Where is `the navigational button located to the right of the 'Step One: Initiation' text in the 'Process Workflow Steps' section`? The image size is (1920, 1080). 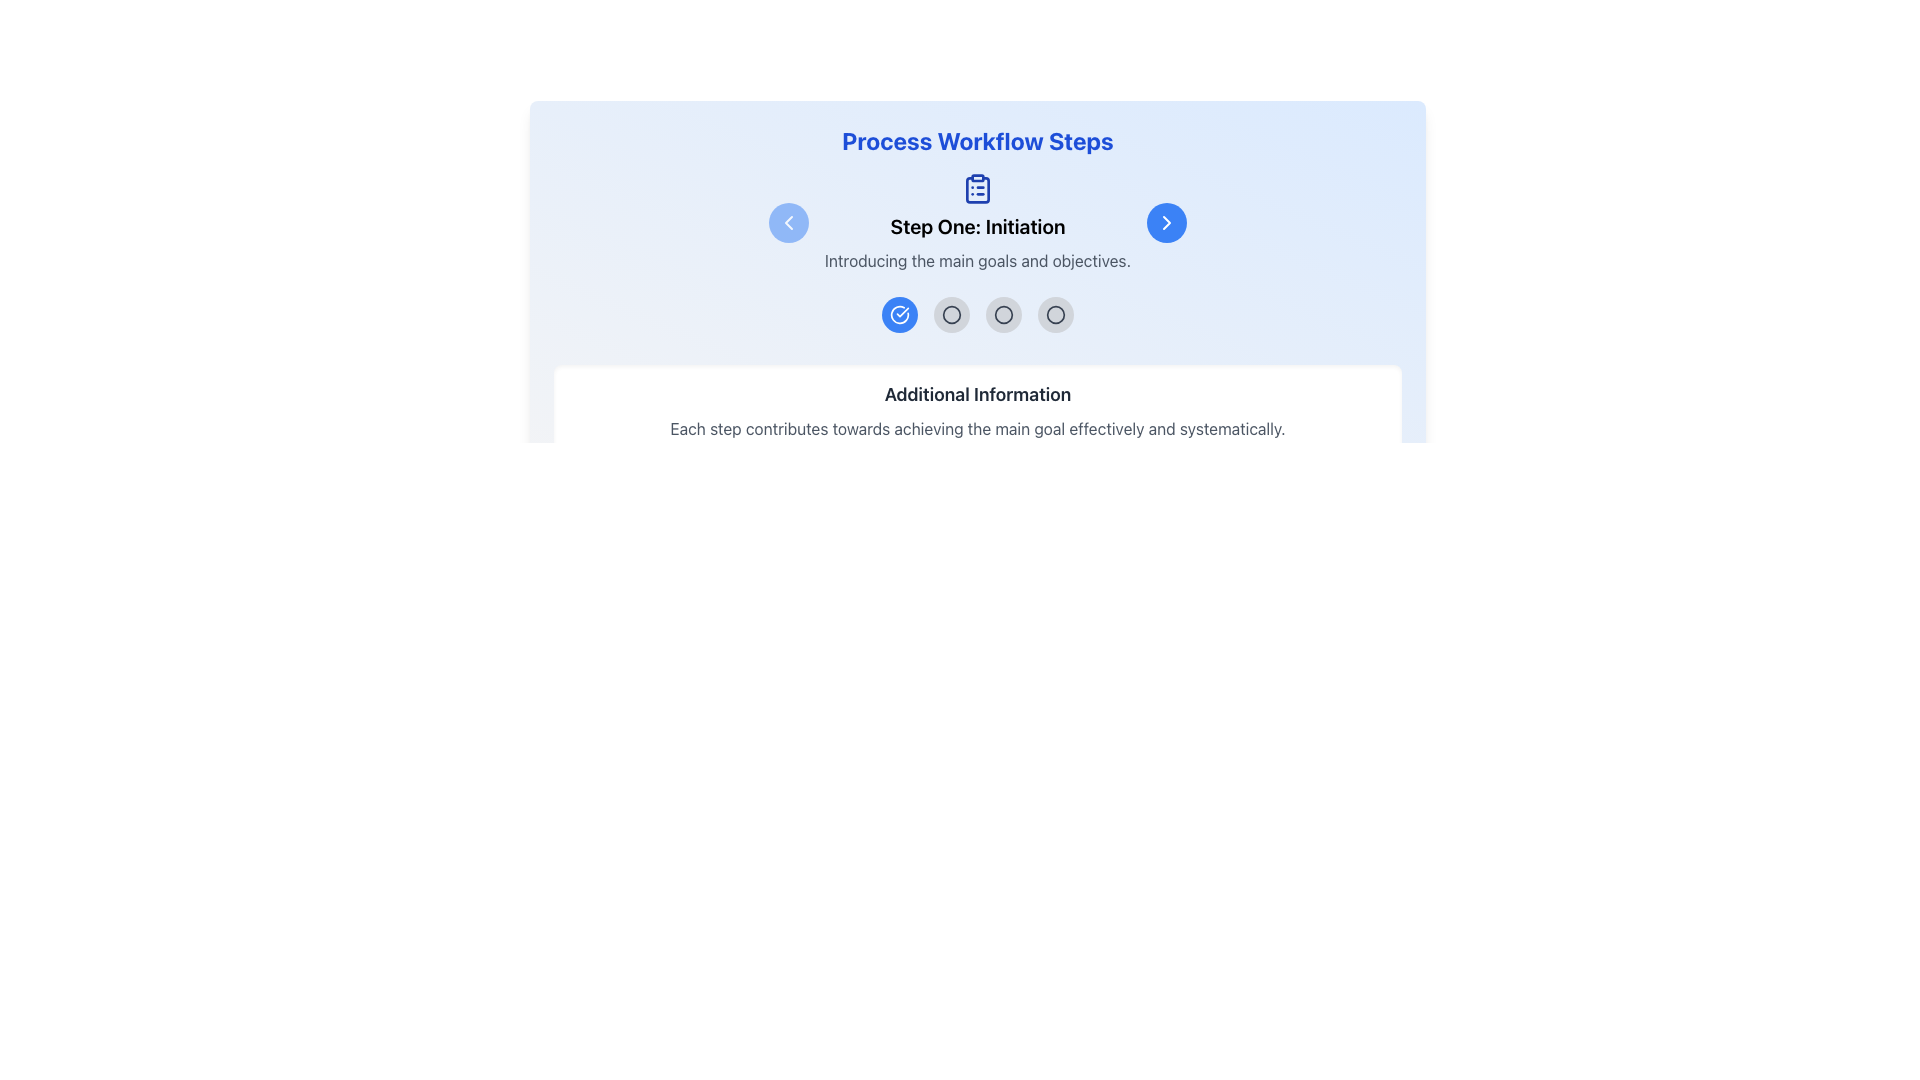
the navigational button located to the right of the 'Step One: Initiation' text in the 'Process Workflow Steps' section is located at coordinates (1166, 223).